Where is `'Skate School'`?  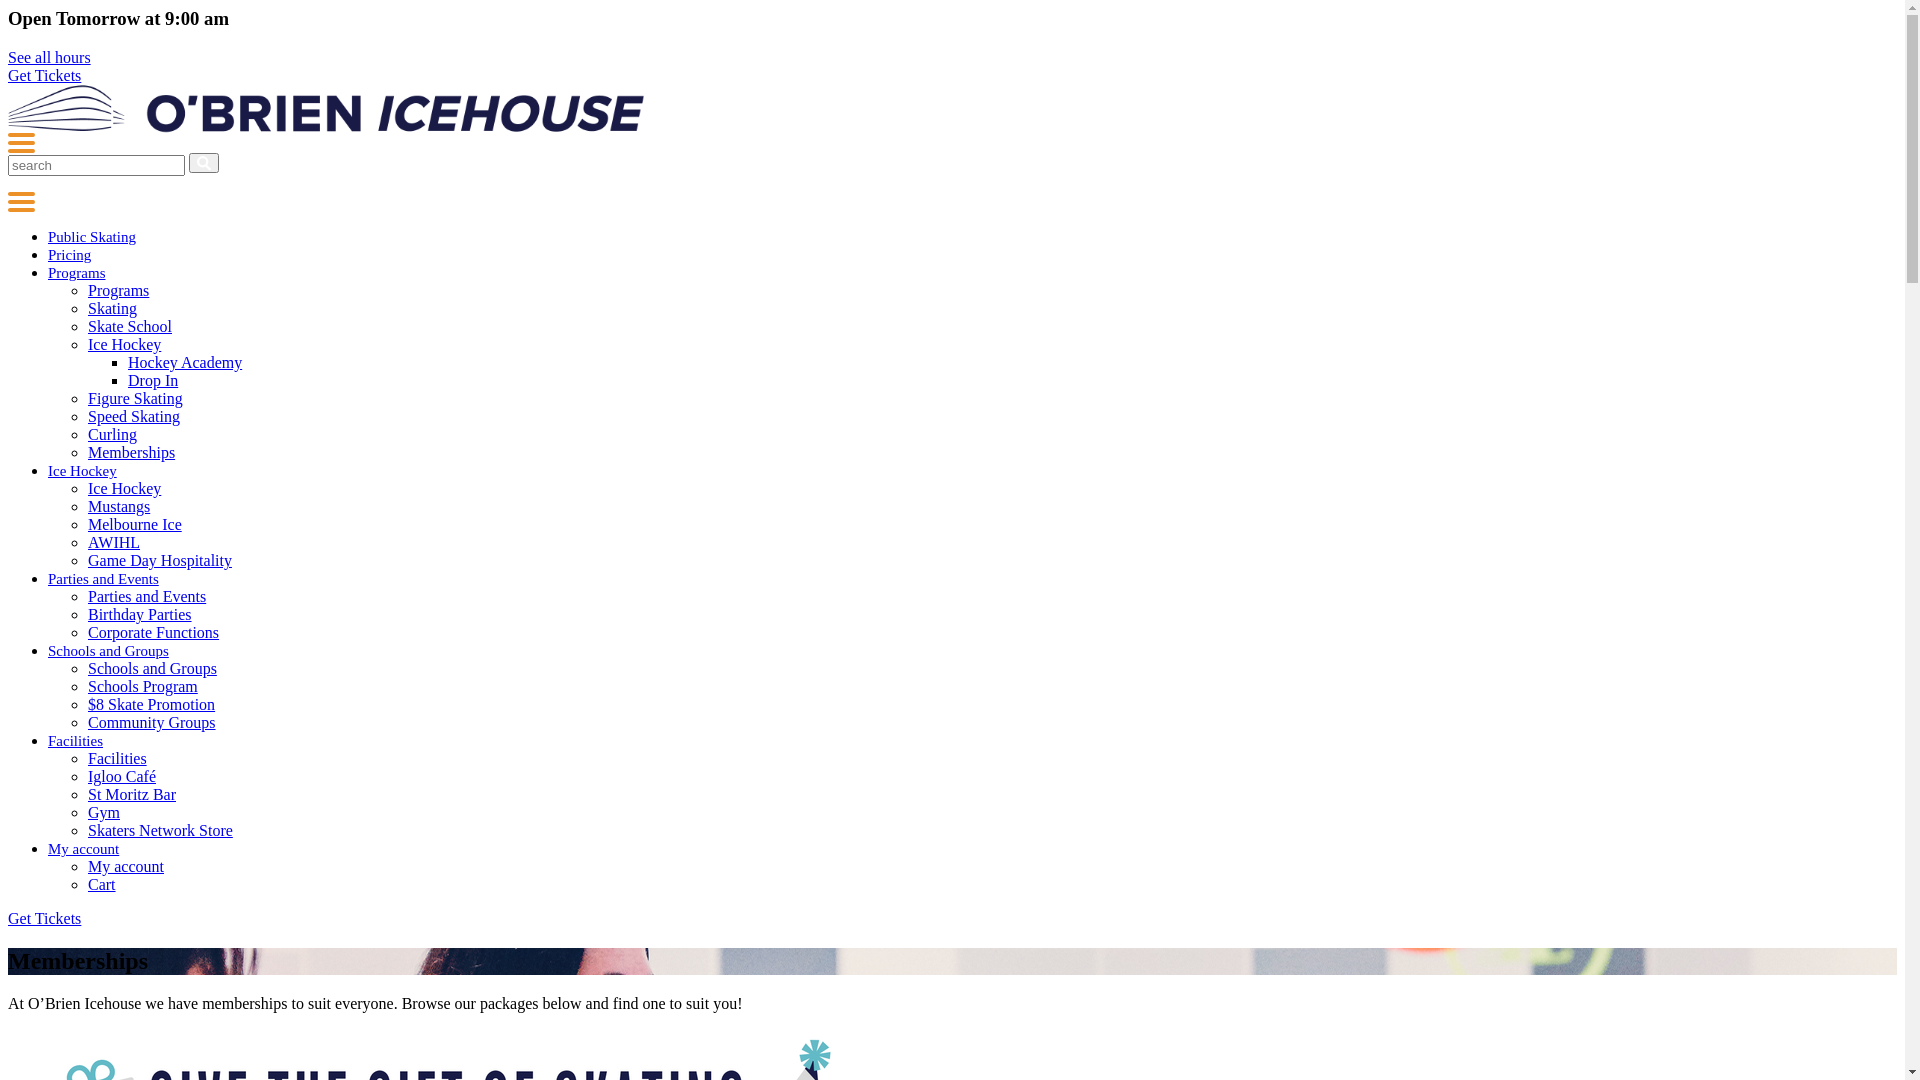
'Skate School' is located at coordinates (86, 325).